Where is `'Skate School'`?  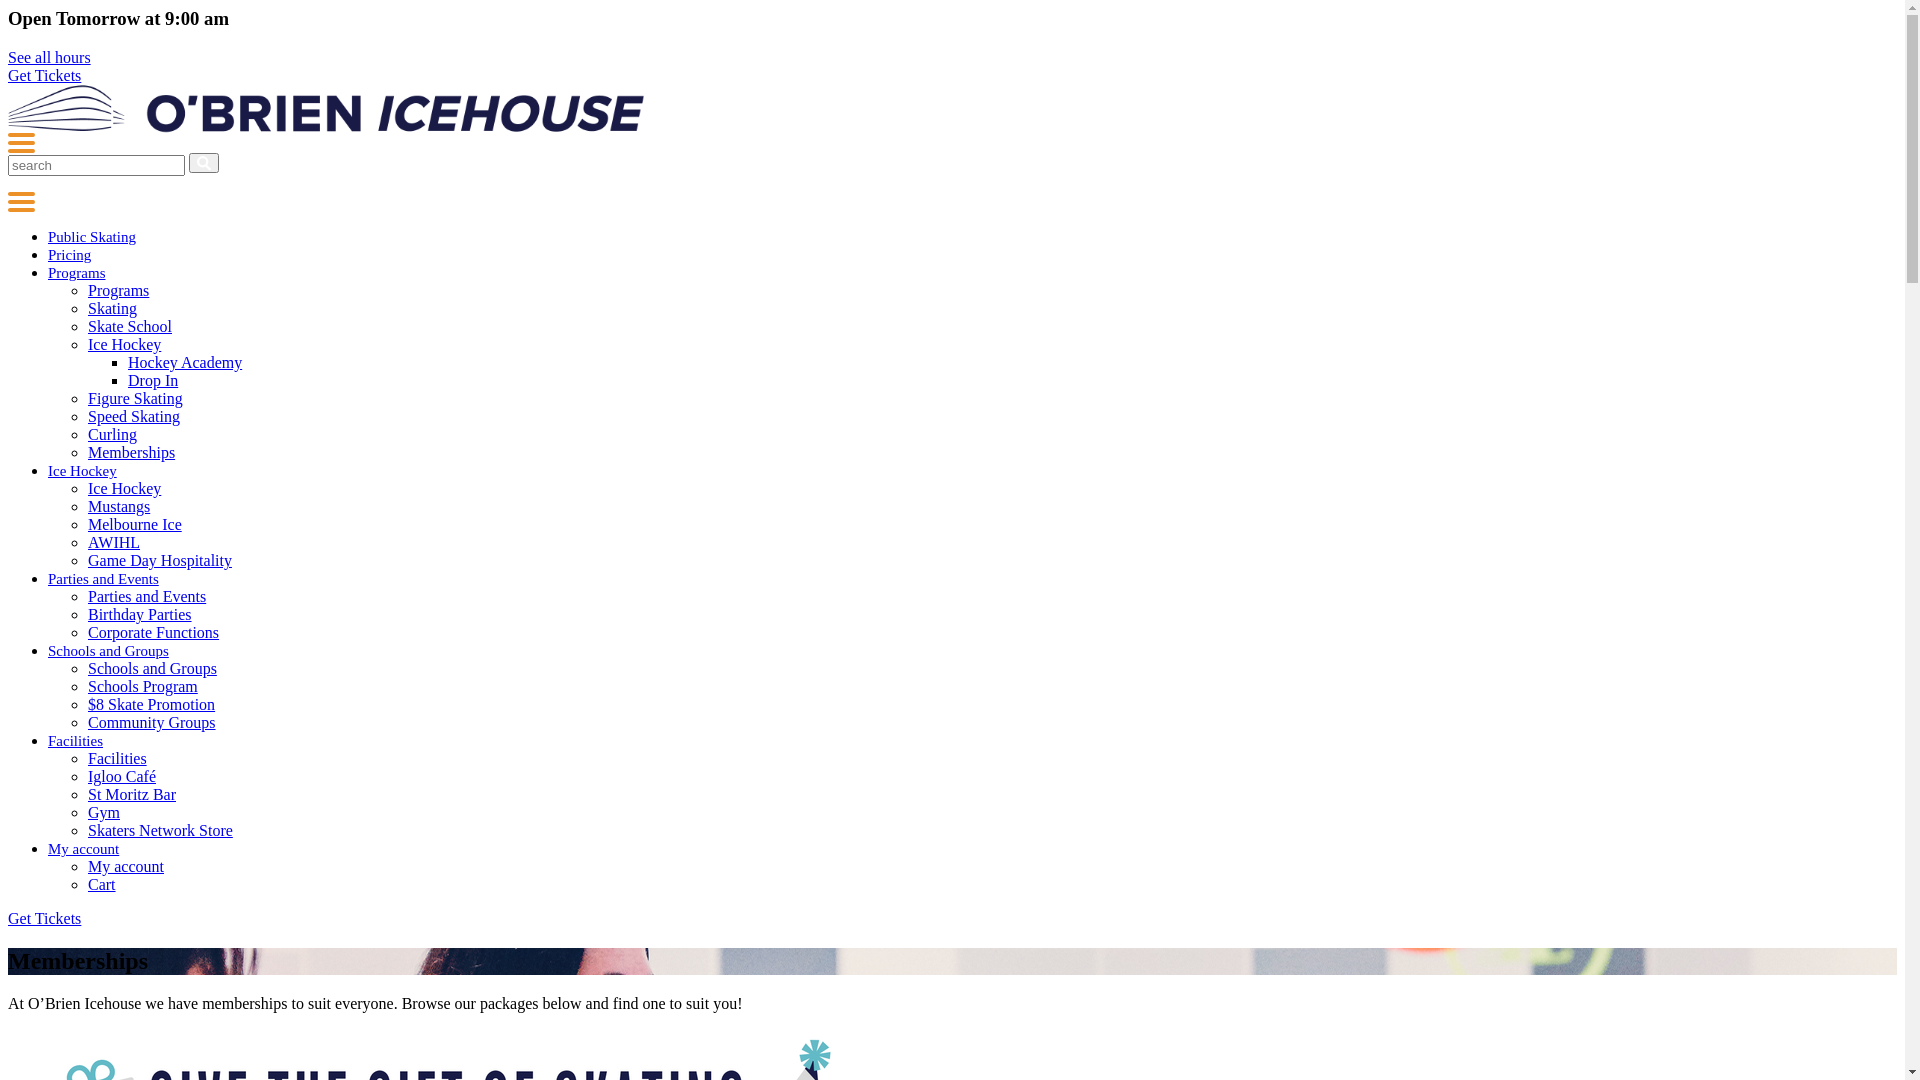
'Skate School' is located at coordinates (86, 325).